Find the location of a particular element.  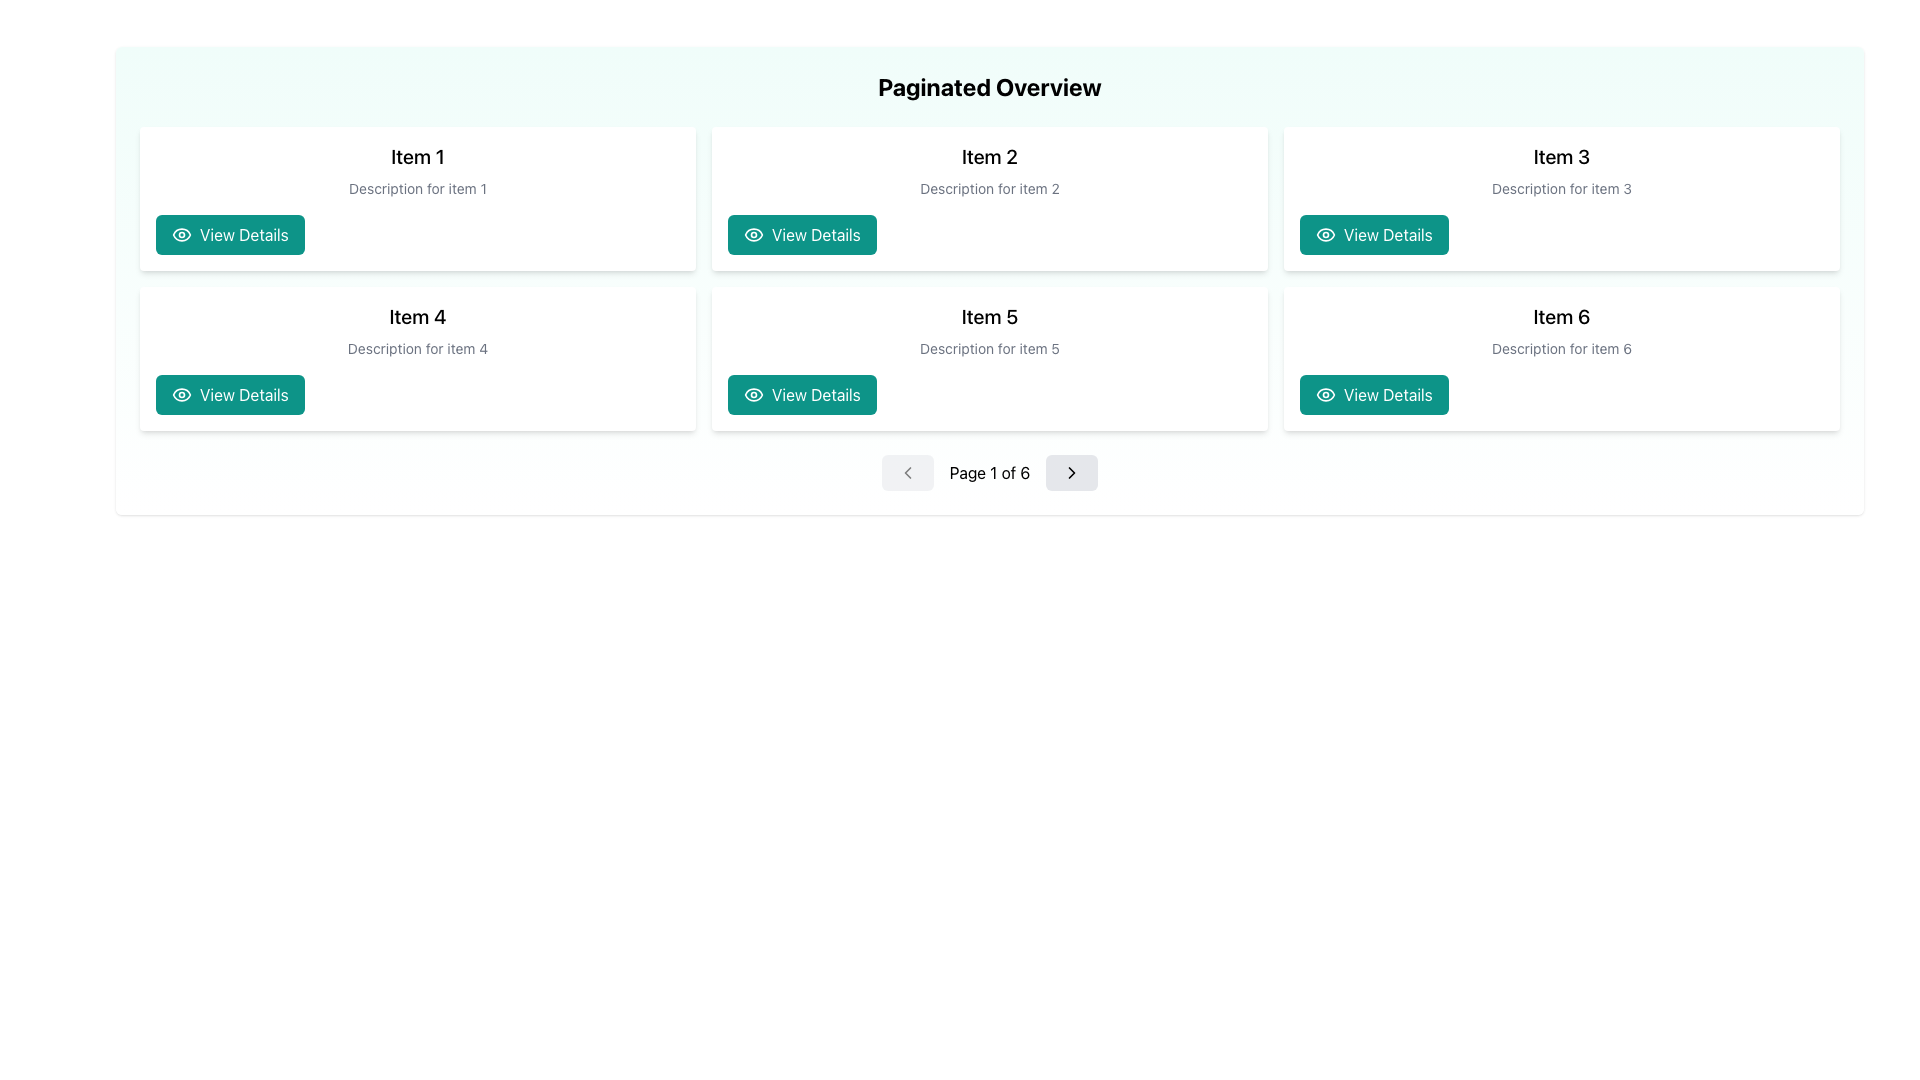

the text element styled in a small font size and gray color, located under the title 'Item 6' in the card component is located at coordinates (1560, 347).